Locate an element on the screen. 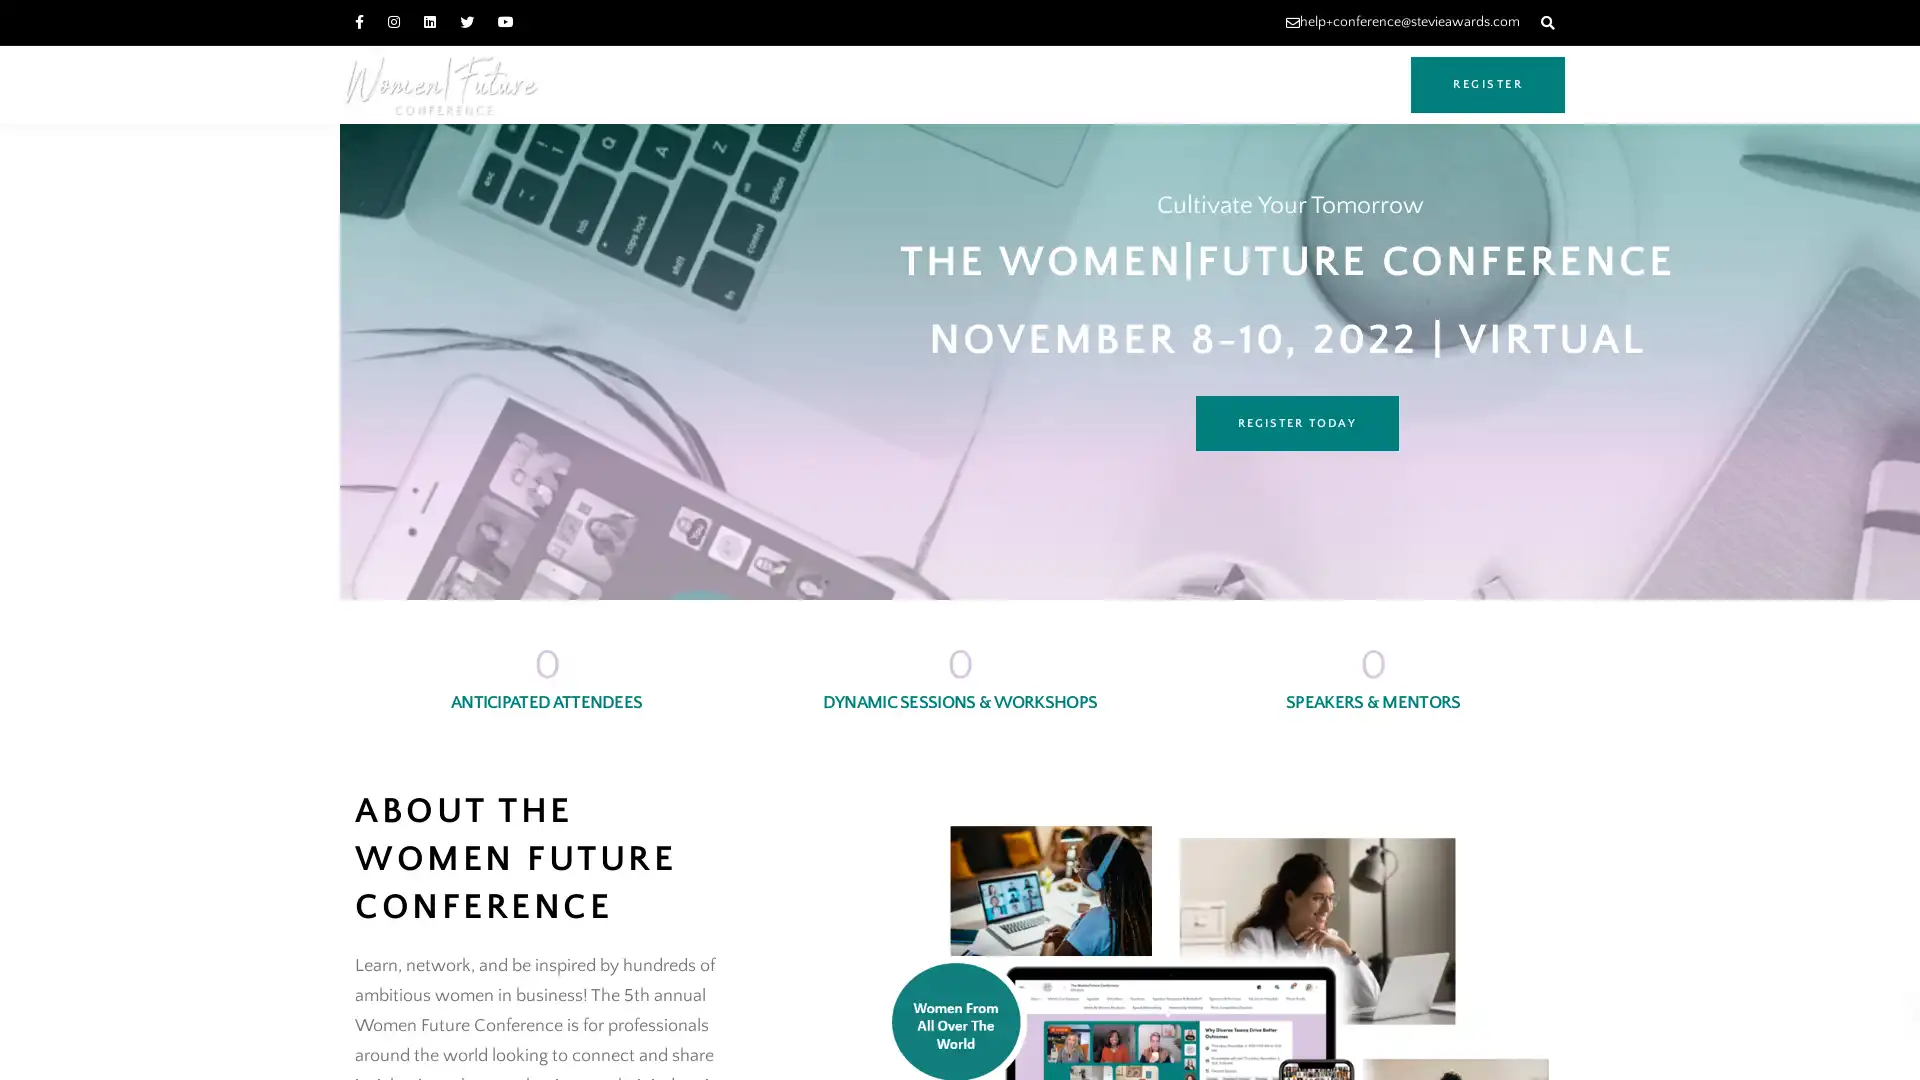 Image resolution: width=1920 pixels, height=1080 pixels. Close is located at coordinates (399, 958).